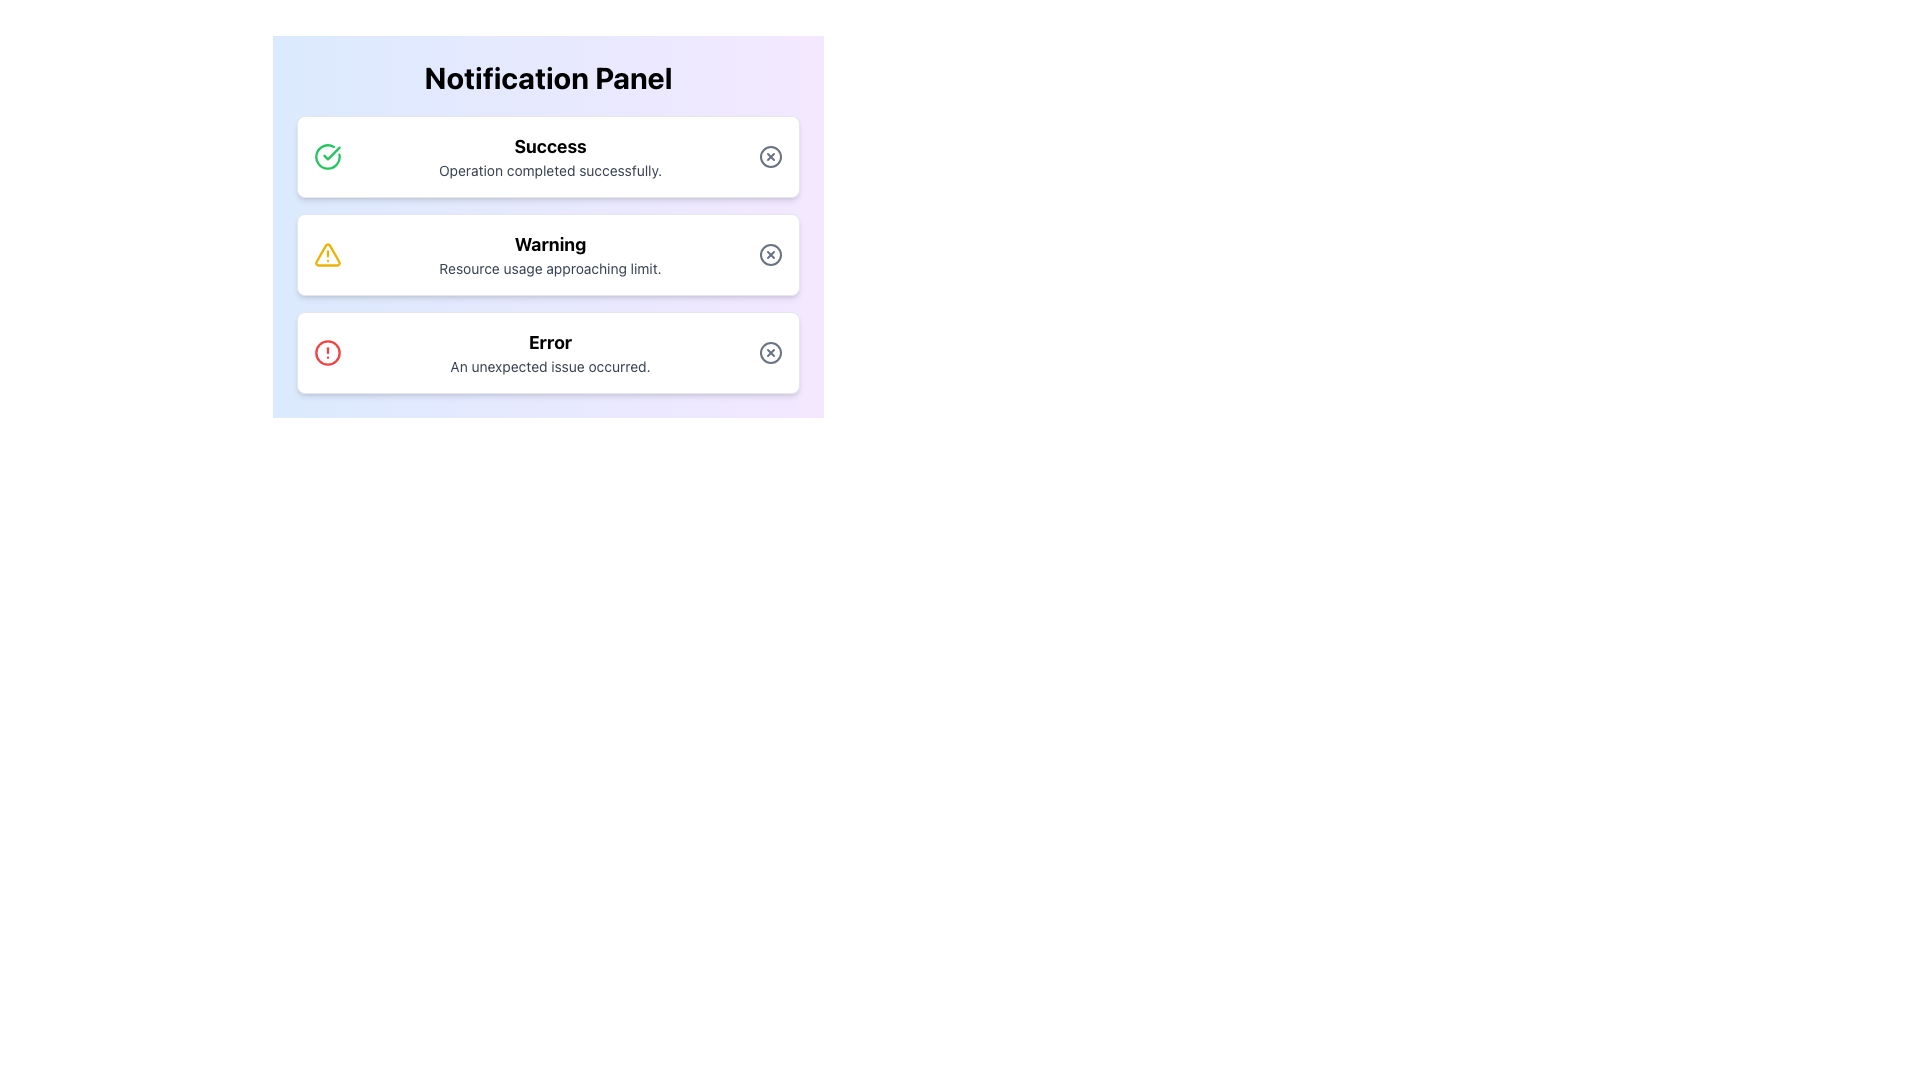  Describe the element at coordinates (327, 352) in the screenshot. I see `the error alert icon located within the 'Error' notification box, which is on the left side adjacent to the text 'Error' and 'An unexpected issue occurred.'` at that location.